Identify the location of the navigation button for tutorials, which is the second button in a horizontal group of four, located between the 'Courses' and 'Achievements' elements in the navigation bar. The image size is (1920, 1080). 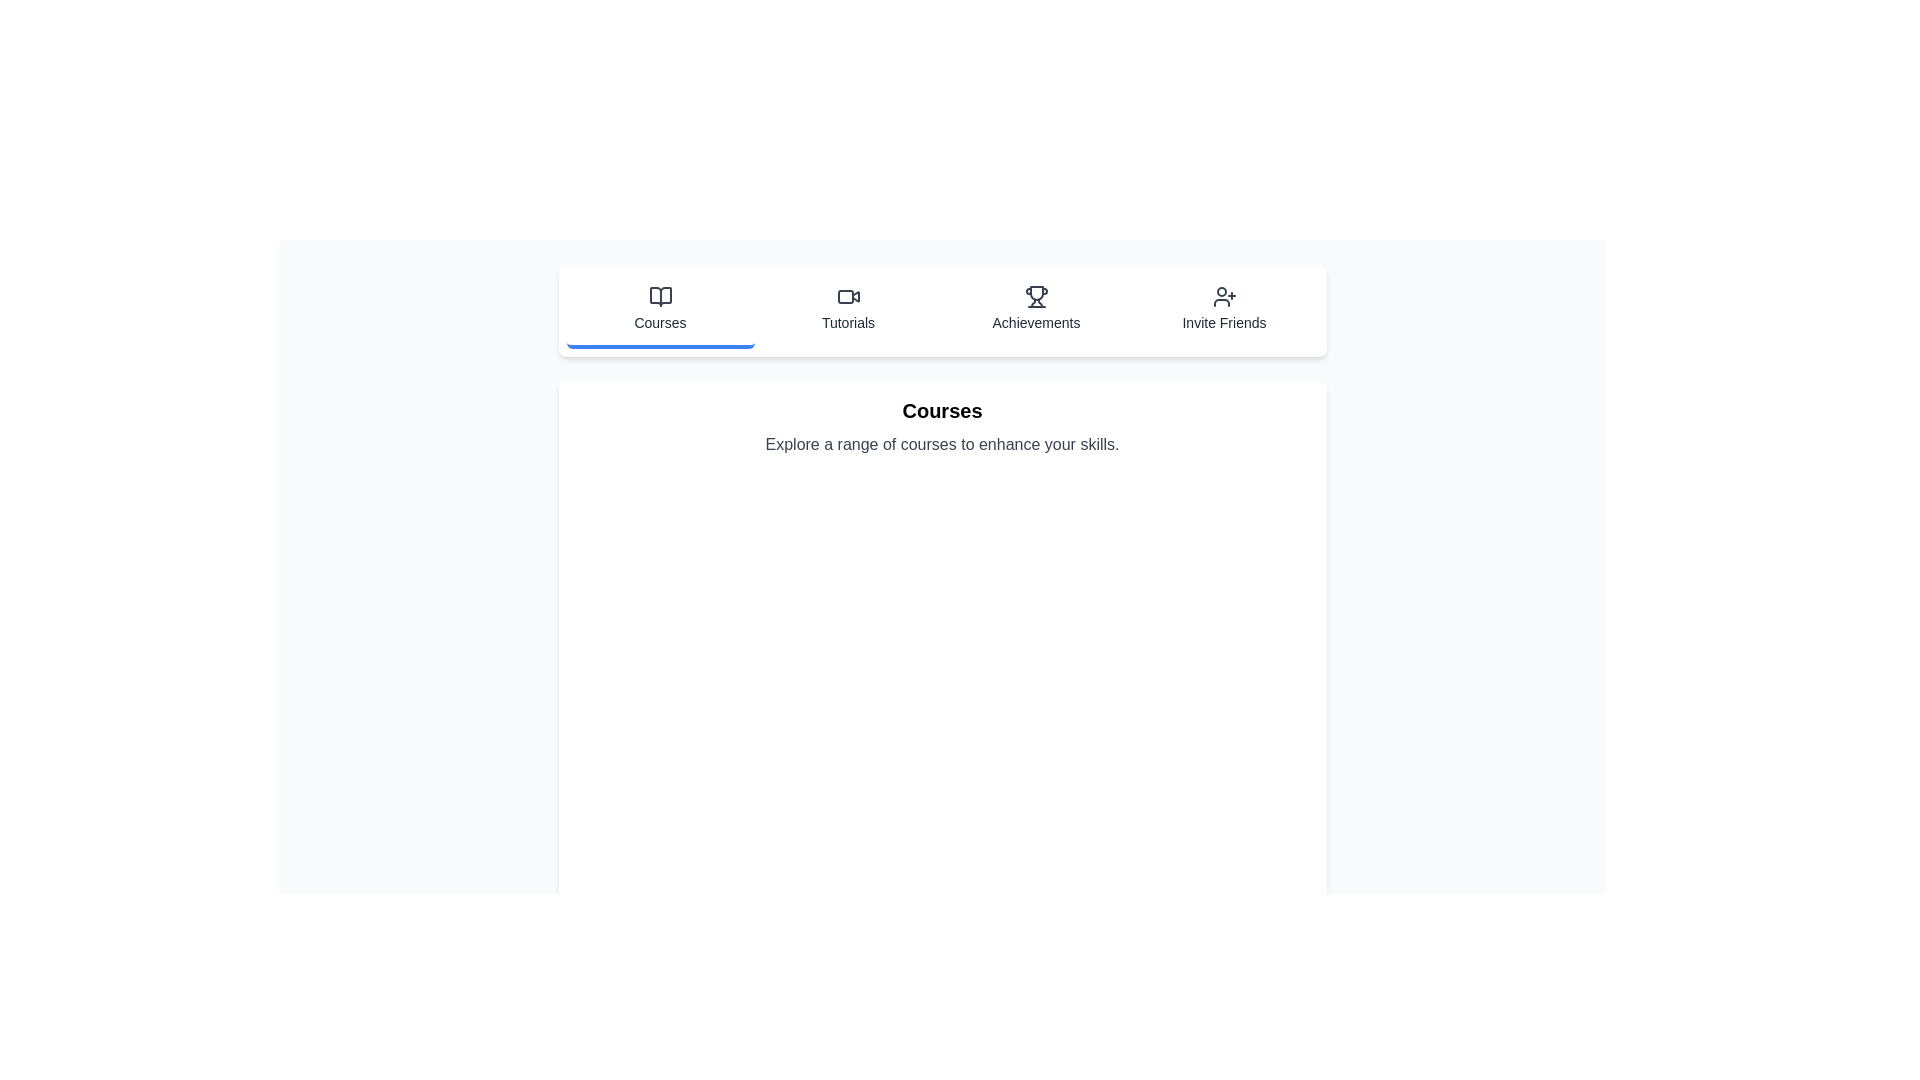
(848, 311).